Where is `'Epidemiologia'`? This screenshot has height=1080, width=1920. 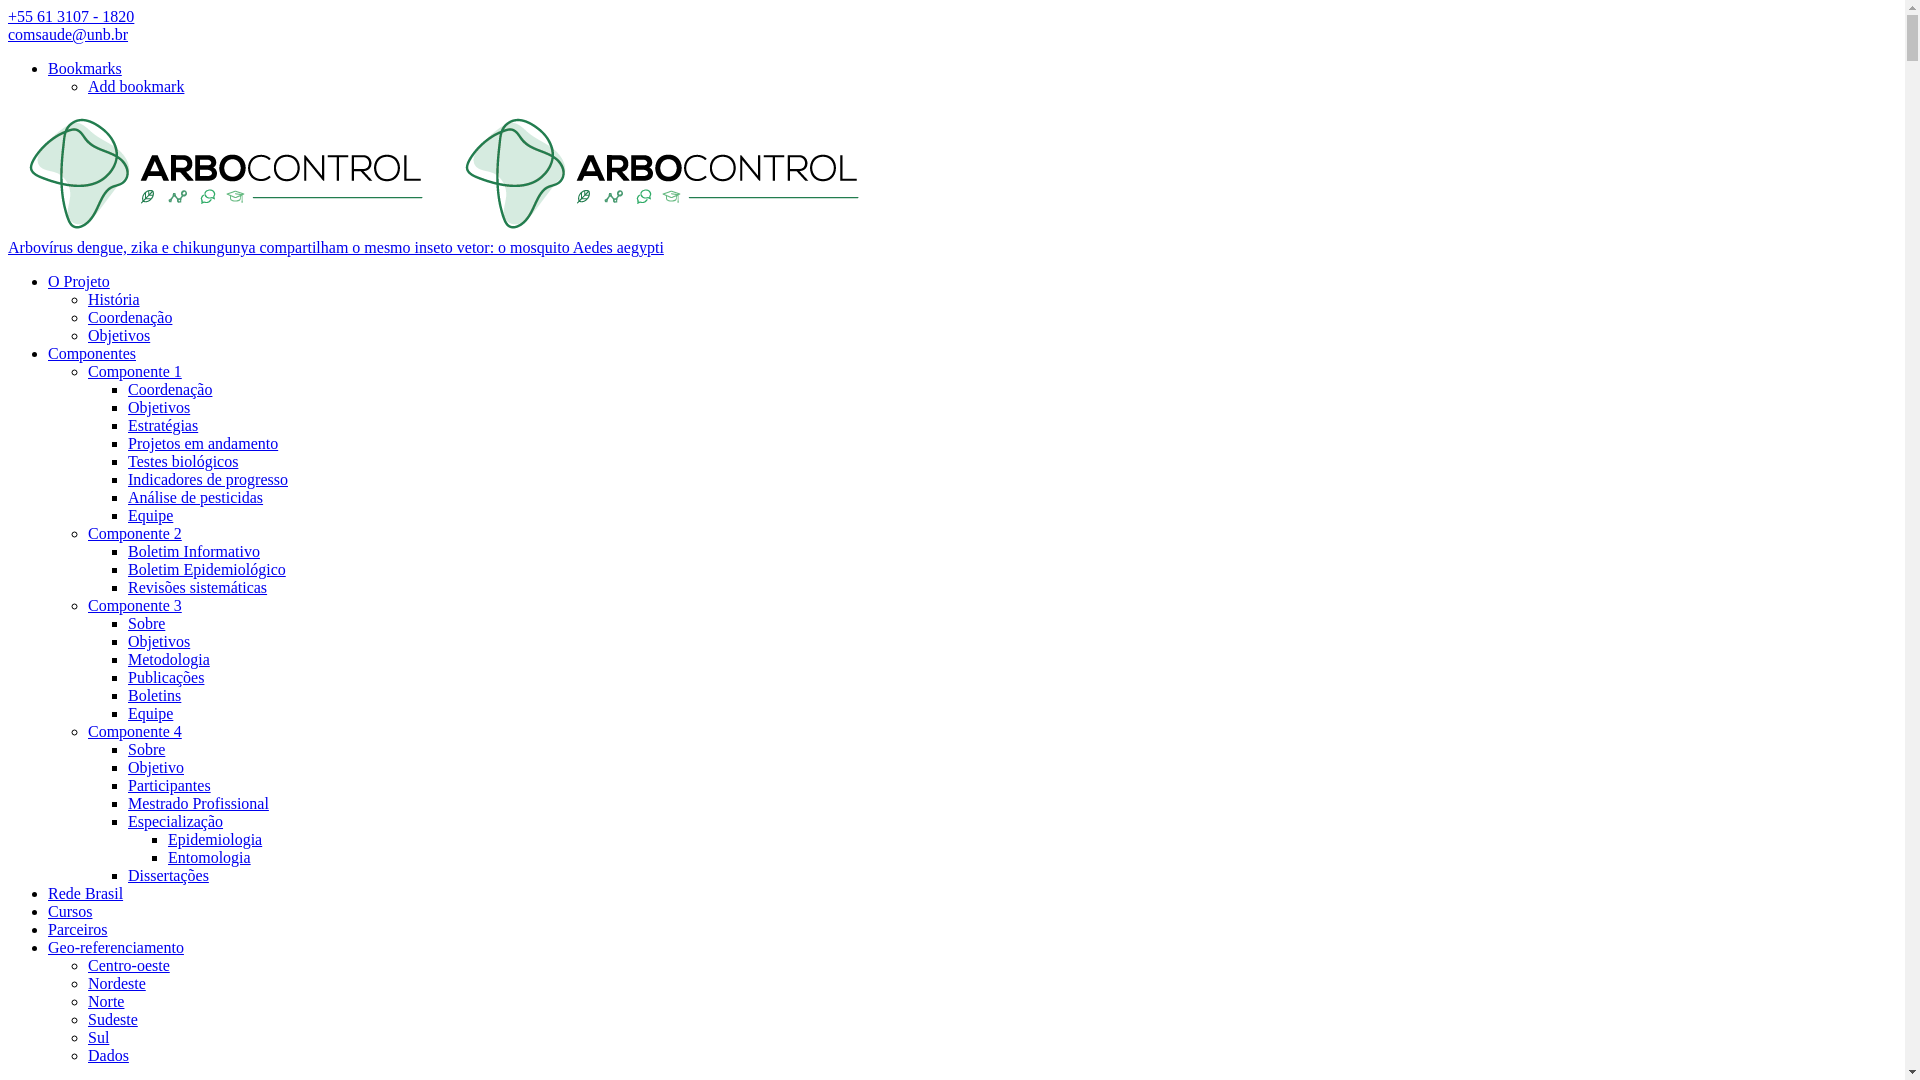
'Epidemiologia' is located at coordinates (215, 839).